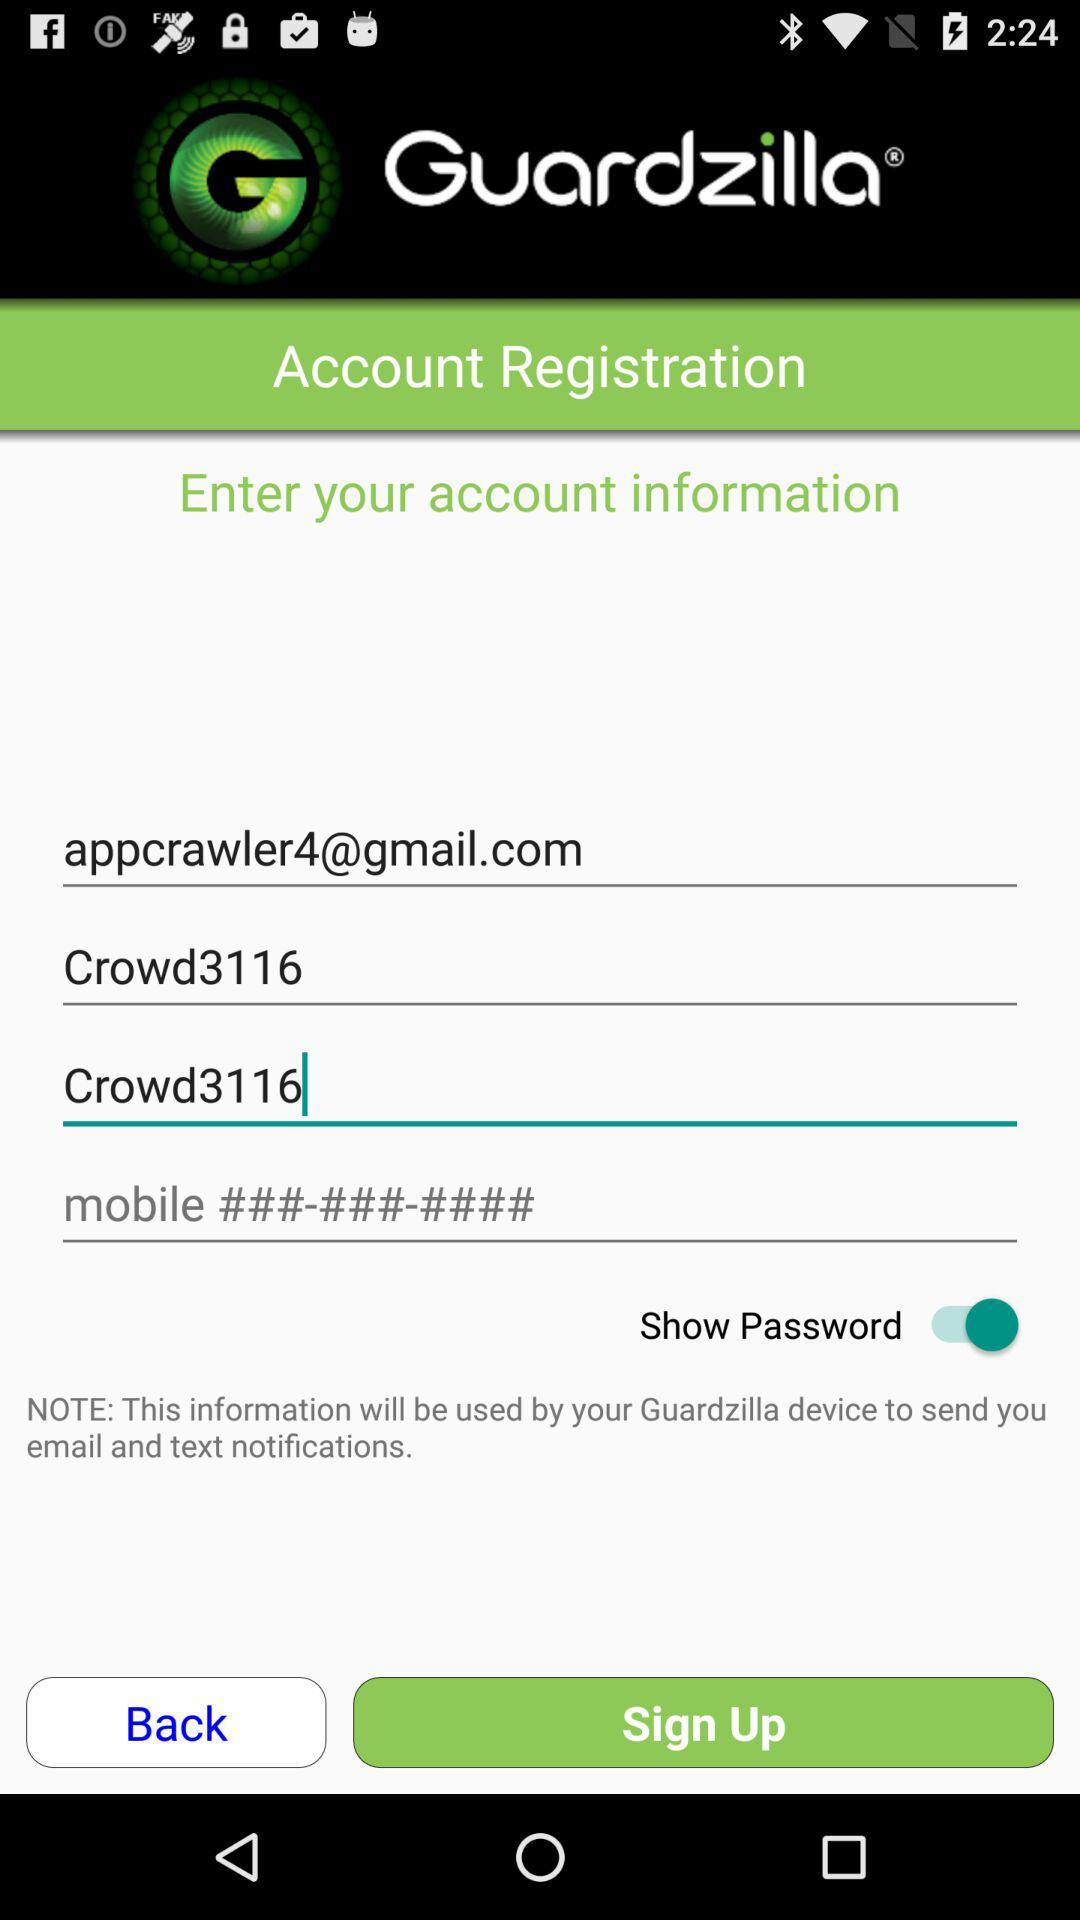 The image size is (1080, 1920). Describe the element at coordinates (540, 1202) in the screenshot. I see `your mobile number` at that location.